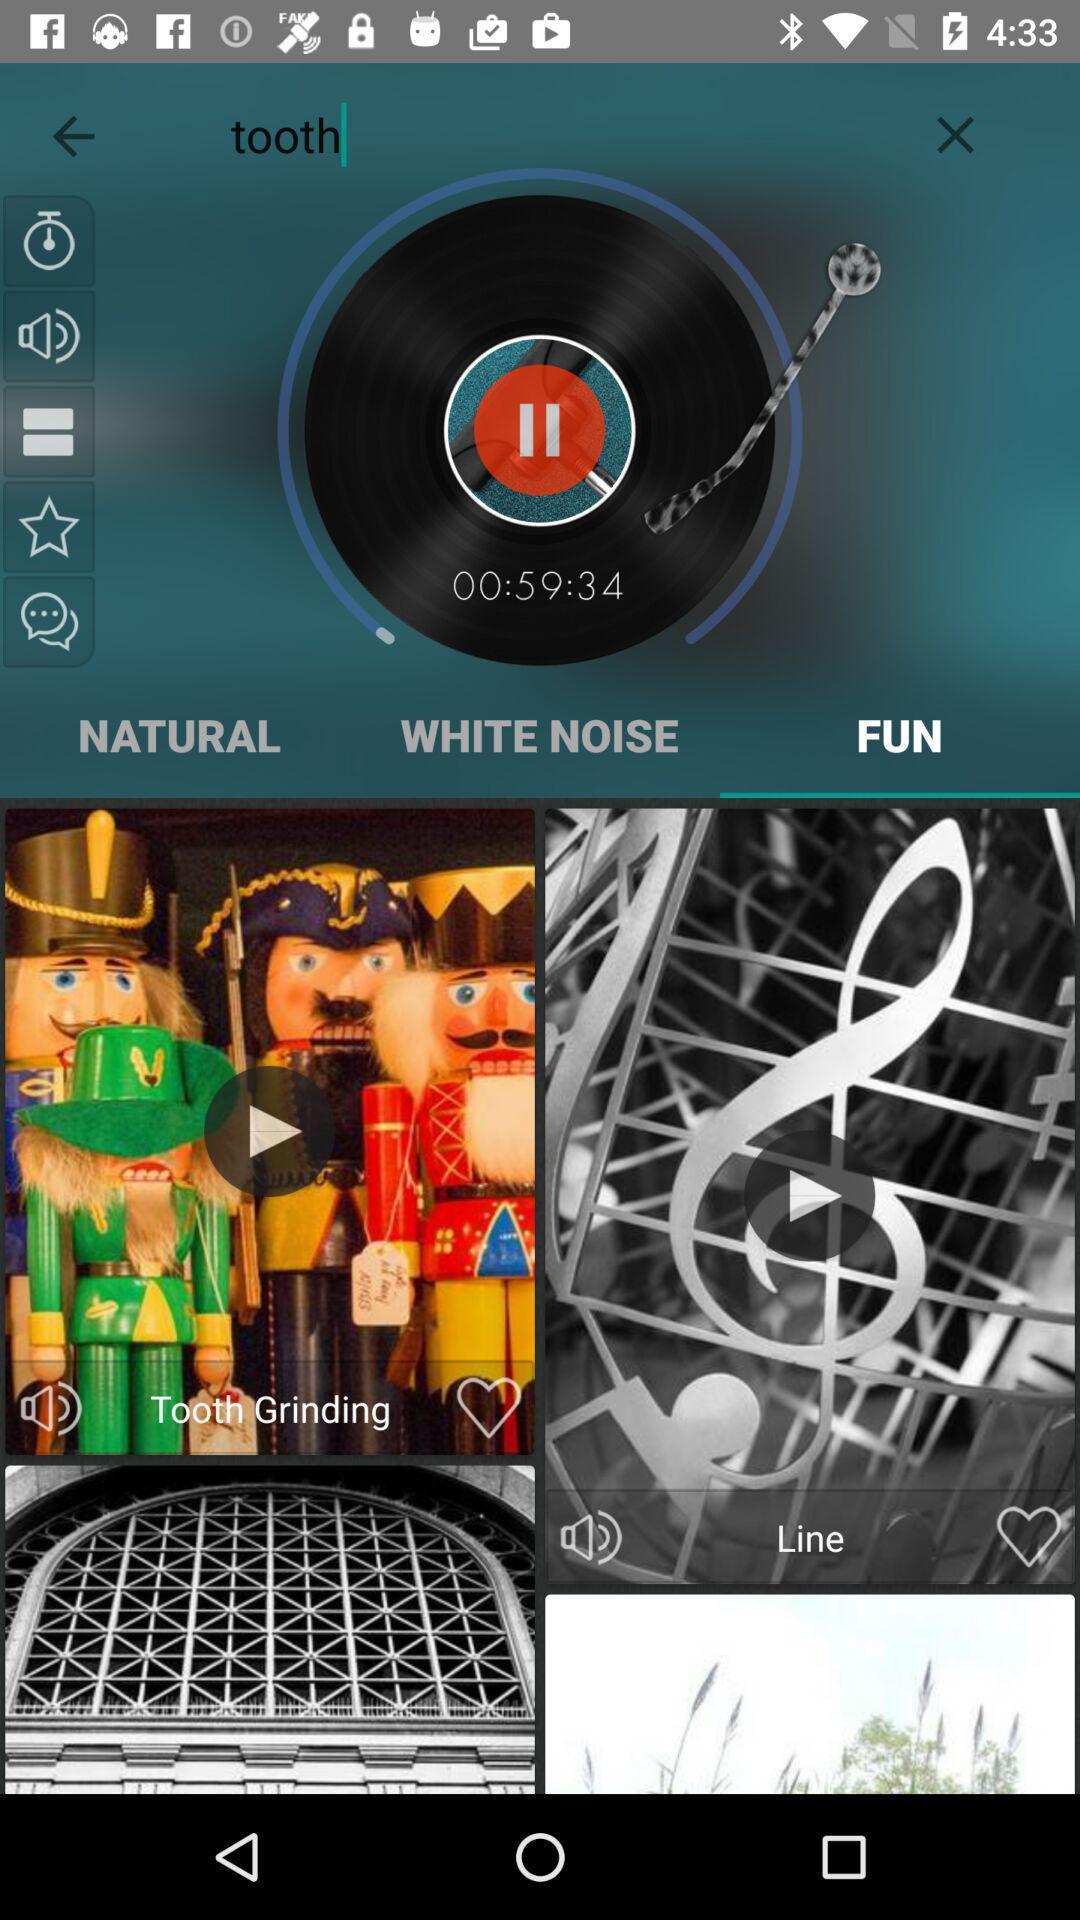  What do you see at coordinates (538, 429) in the screenshot?
I see `pause music` at bounding box center [538, 429].